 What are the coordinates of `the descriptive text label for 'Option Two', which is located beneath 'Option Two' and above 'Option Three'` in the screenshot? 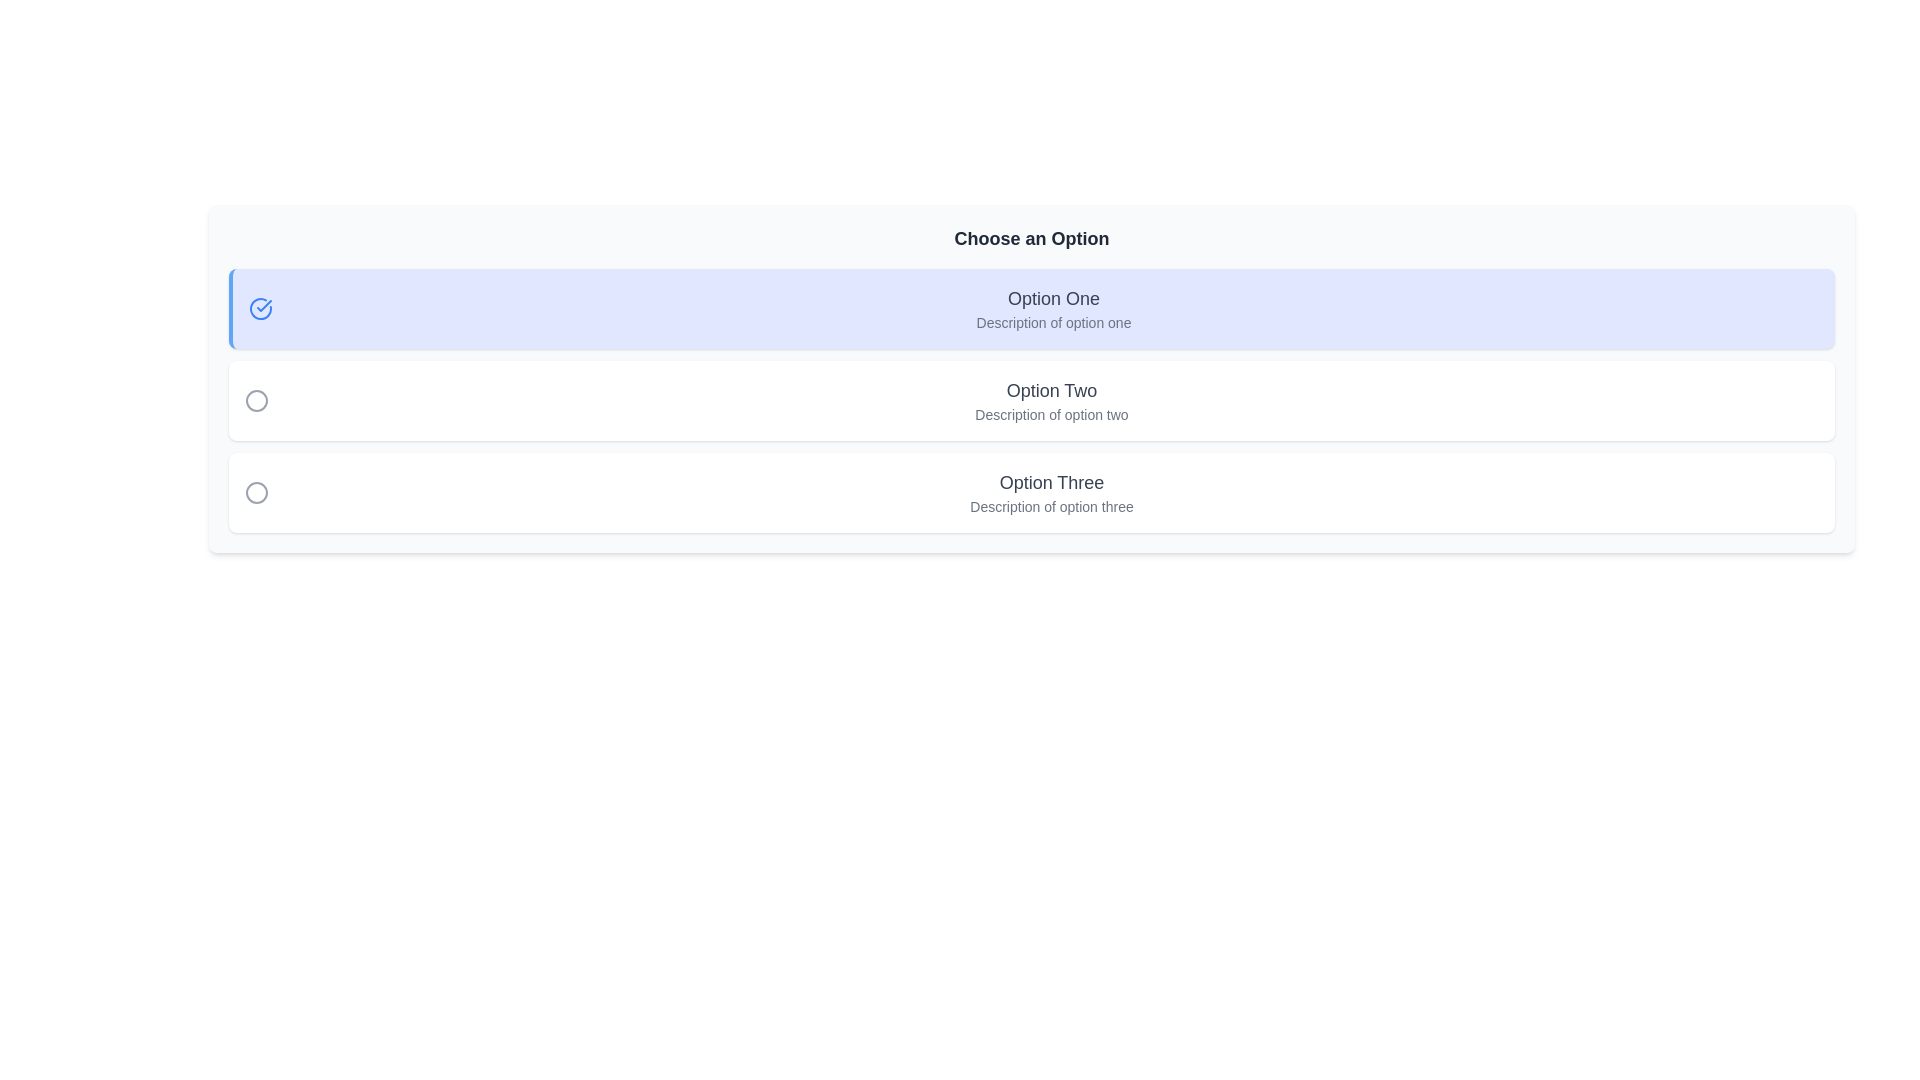 It's located at (1050, 414).